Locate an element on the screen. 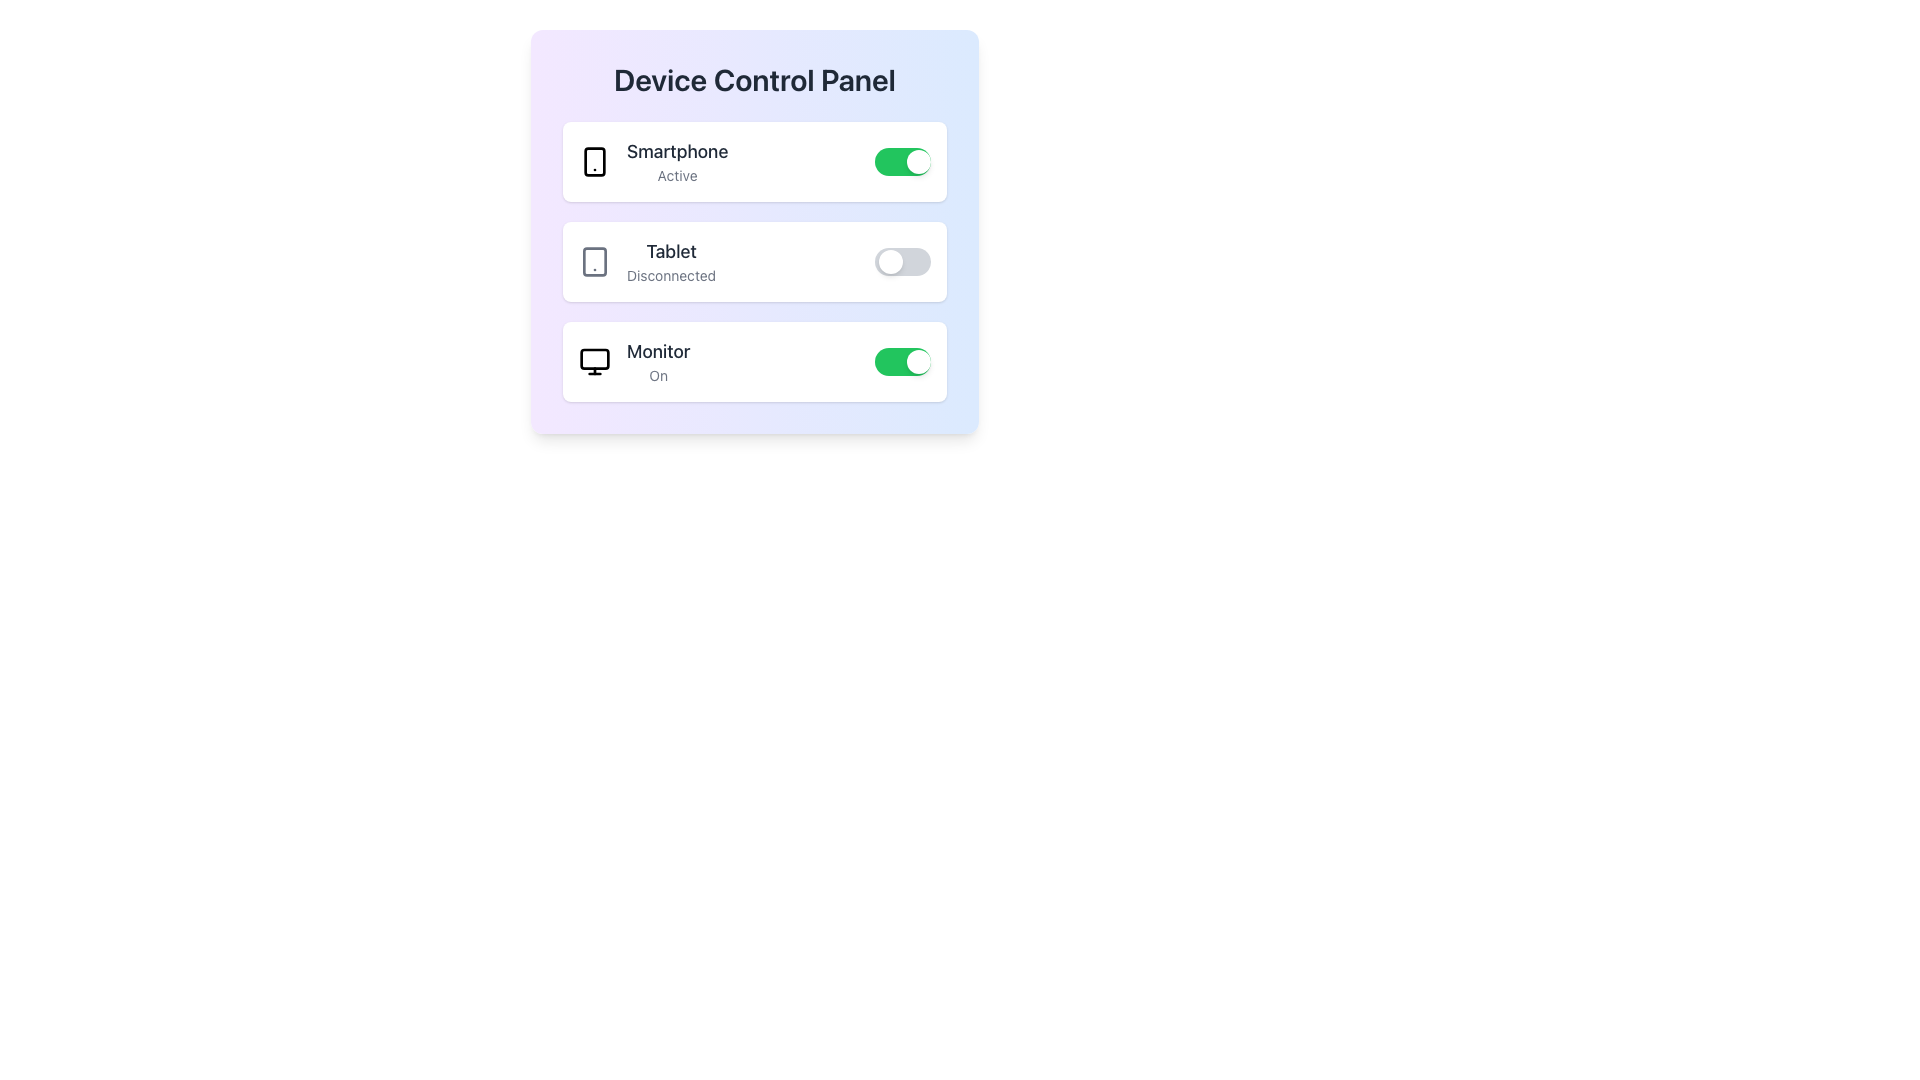 The image size is (1920, 1080). the toggle switch on the second card in the Device Control Panel is located at coordinates (753, 261).